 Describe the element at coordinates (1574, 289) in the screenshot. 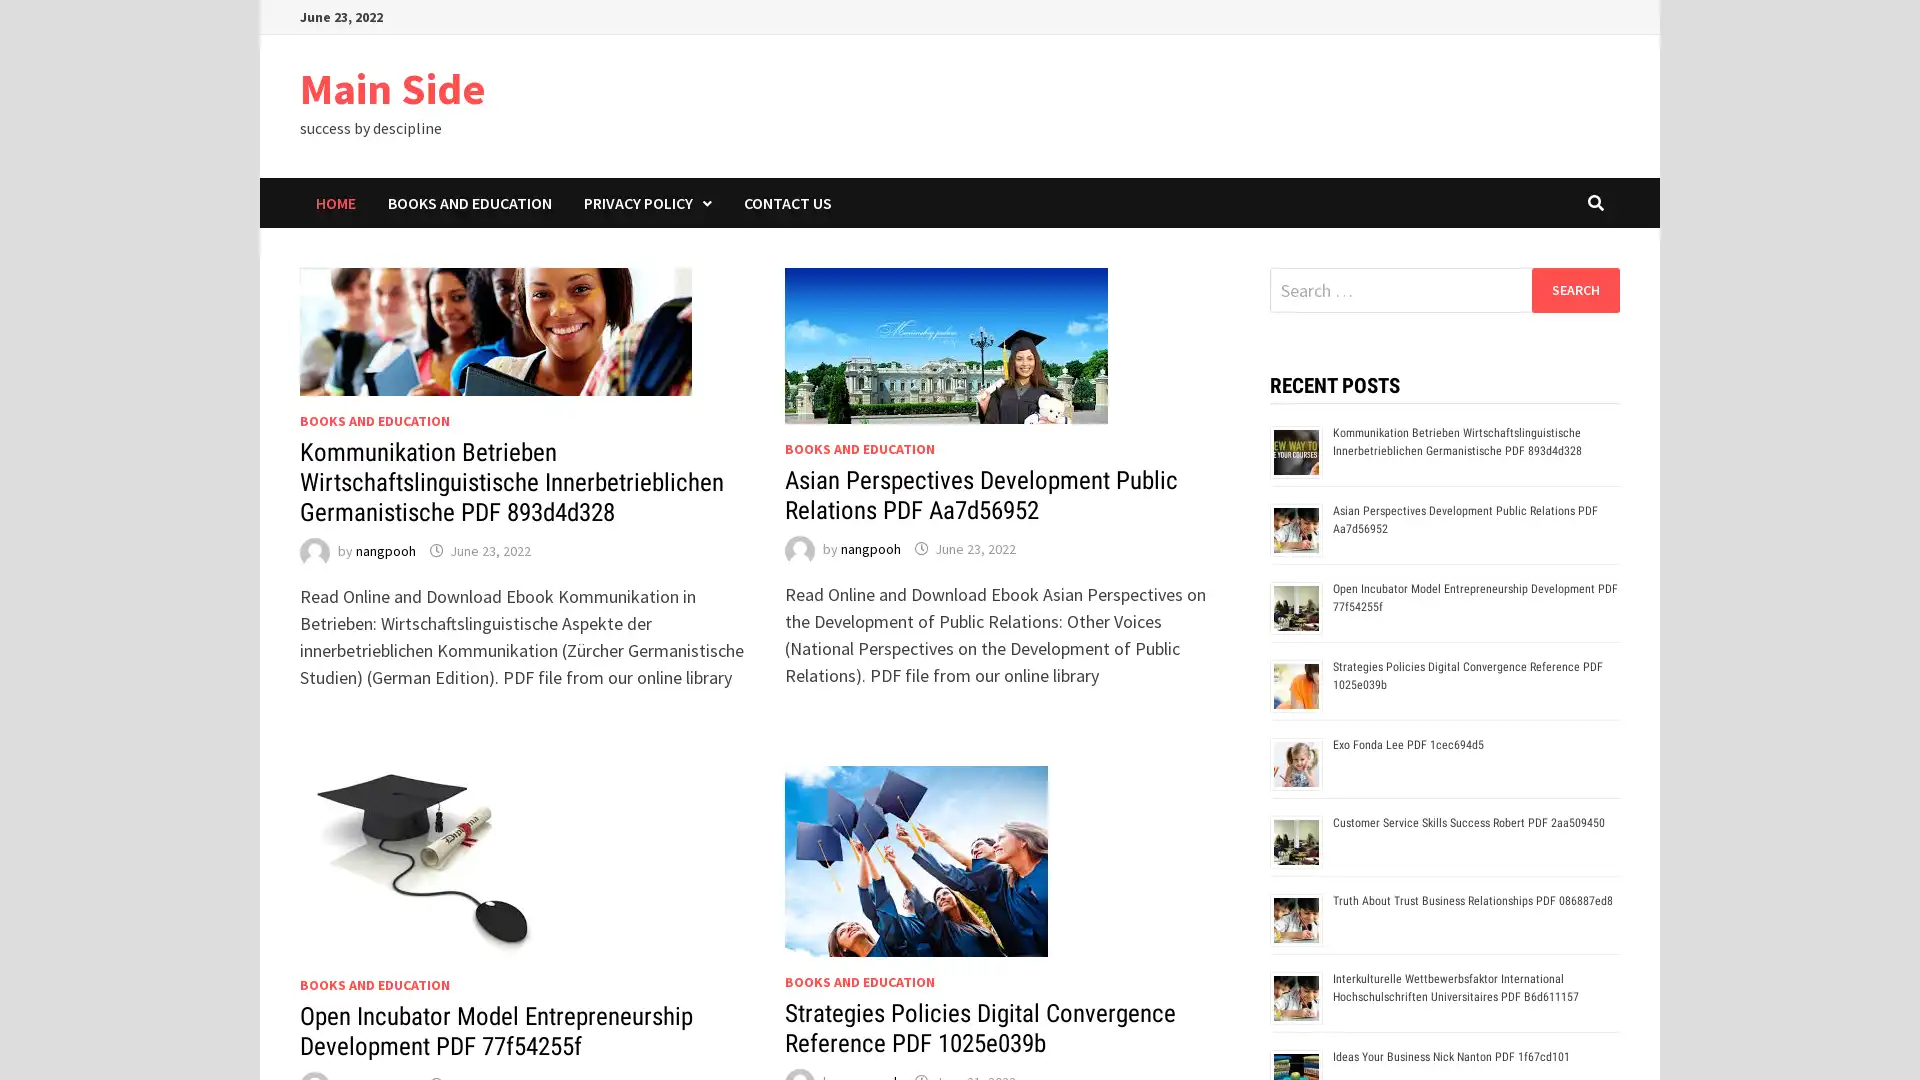

I see `Search` at that location.